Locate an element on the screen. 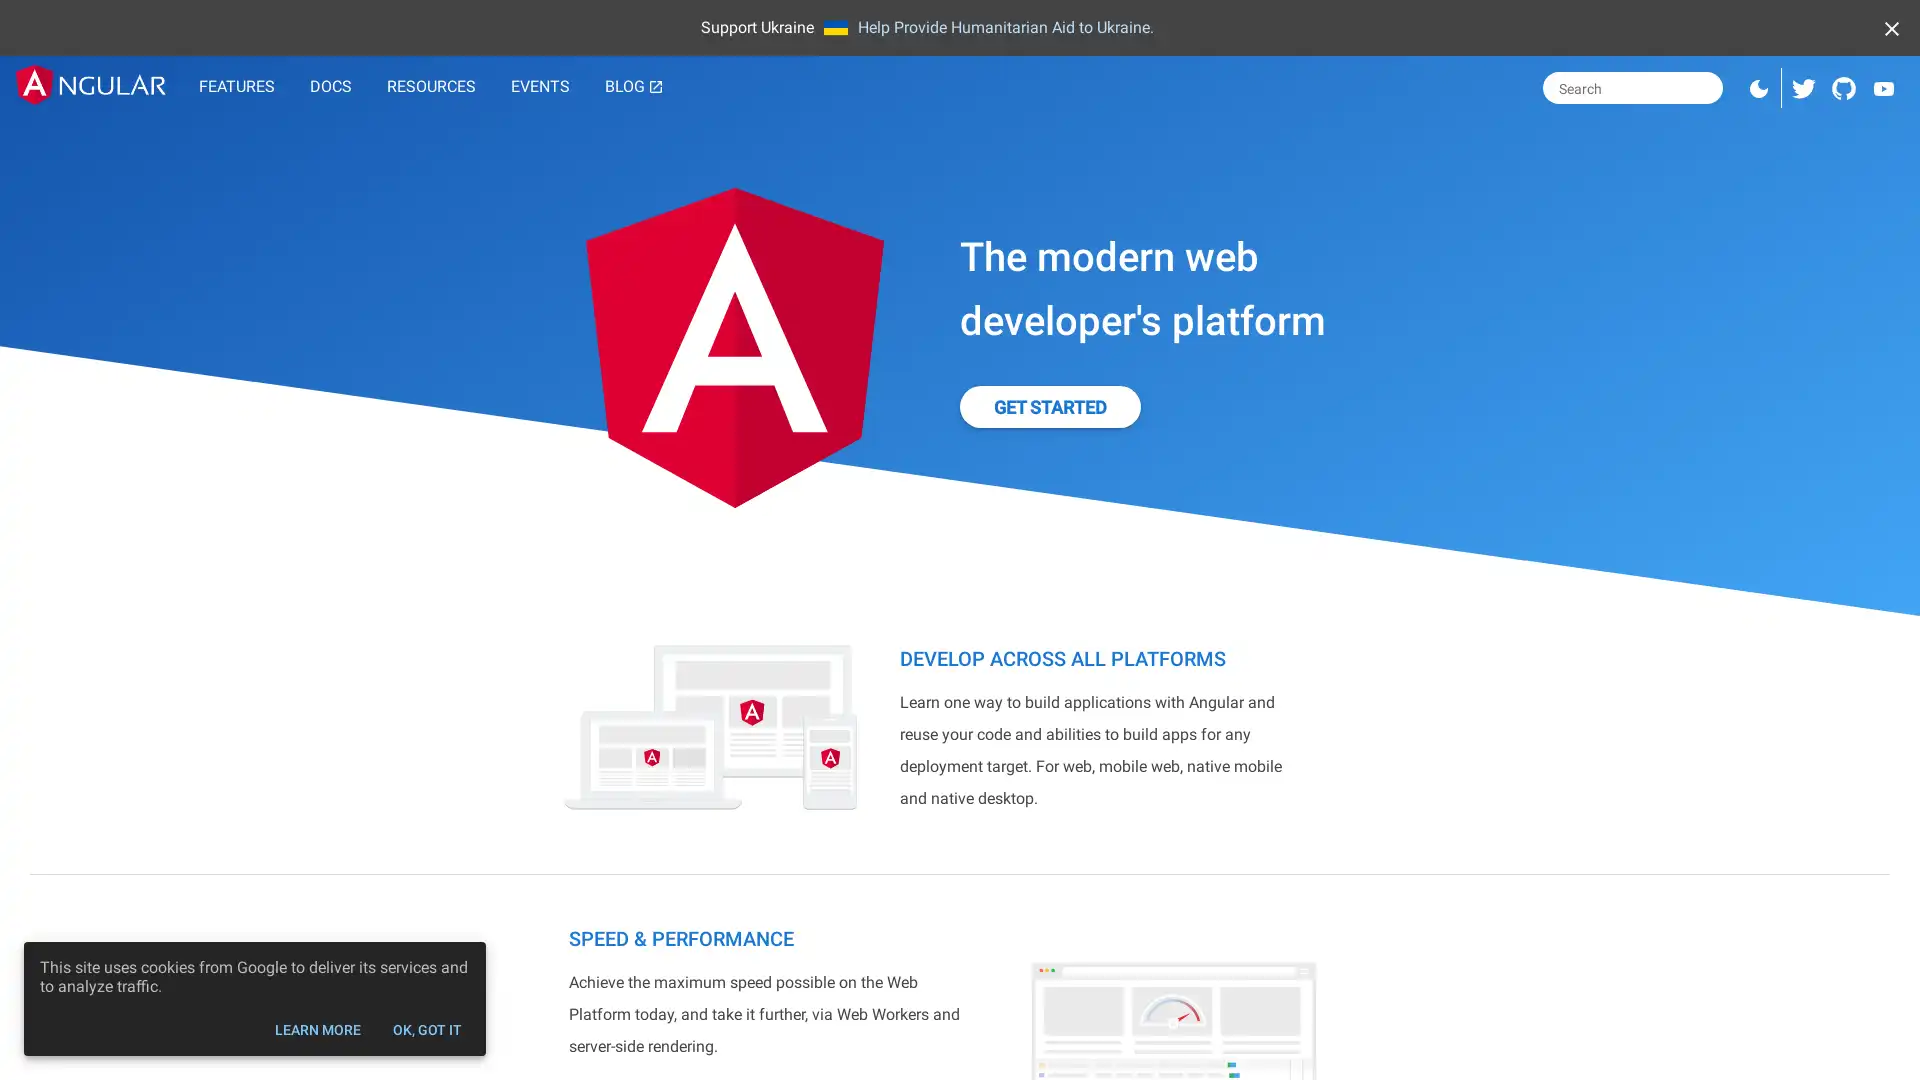 This screenshot has width=1920, height=1080. Switch to dark mode is located at coordinates (1757, 87).